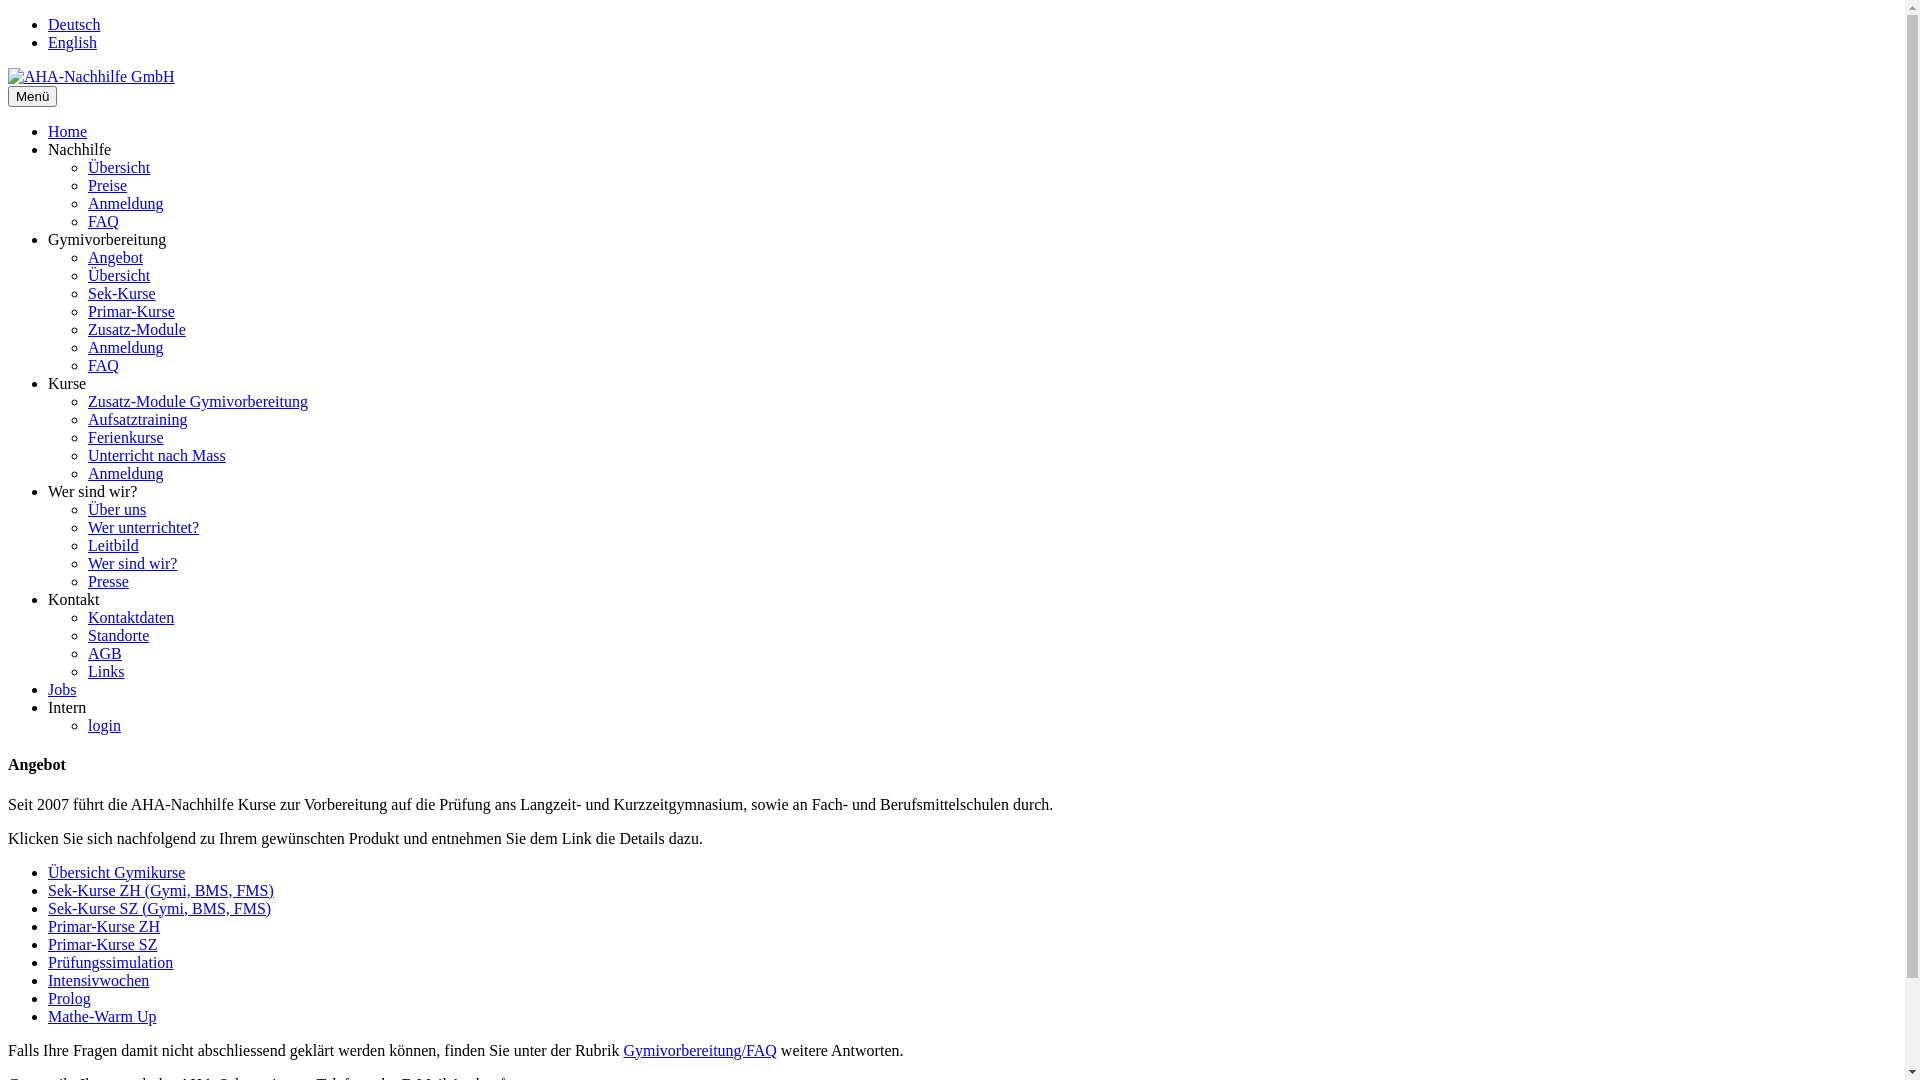 This screenshot has height=1080, width=1920. What do you see at coordinates (104, 653) in the screenshot?
I see `'AGB'` at bounding box center [104, 653].